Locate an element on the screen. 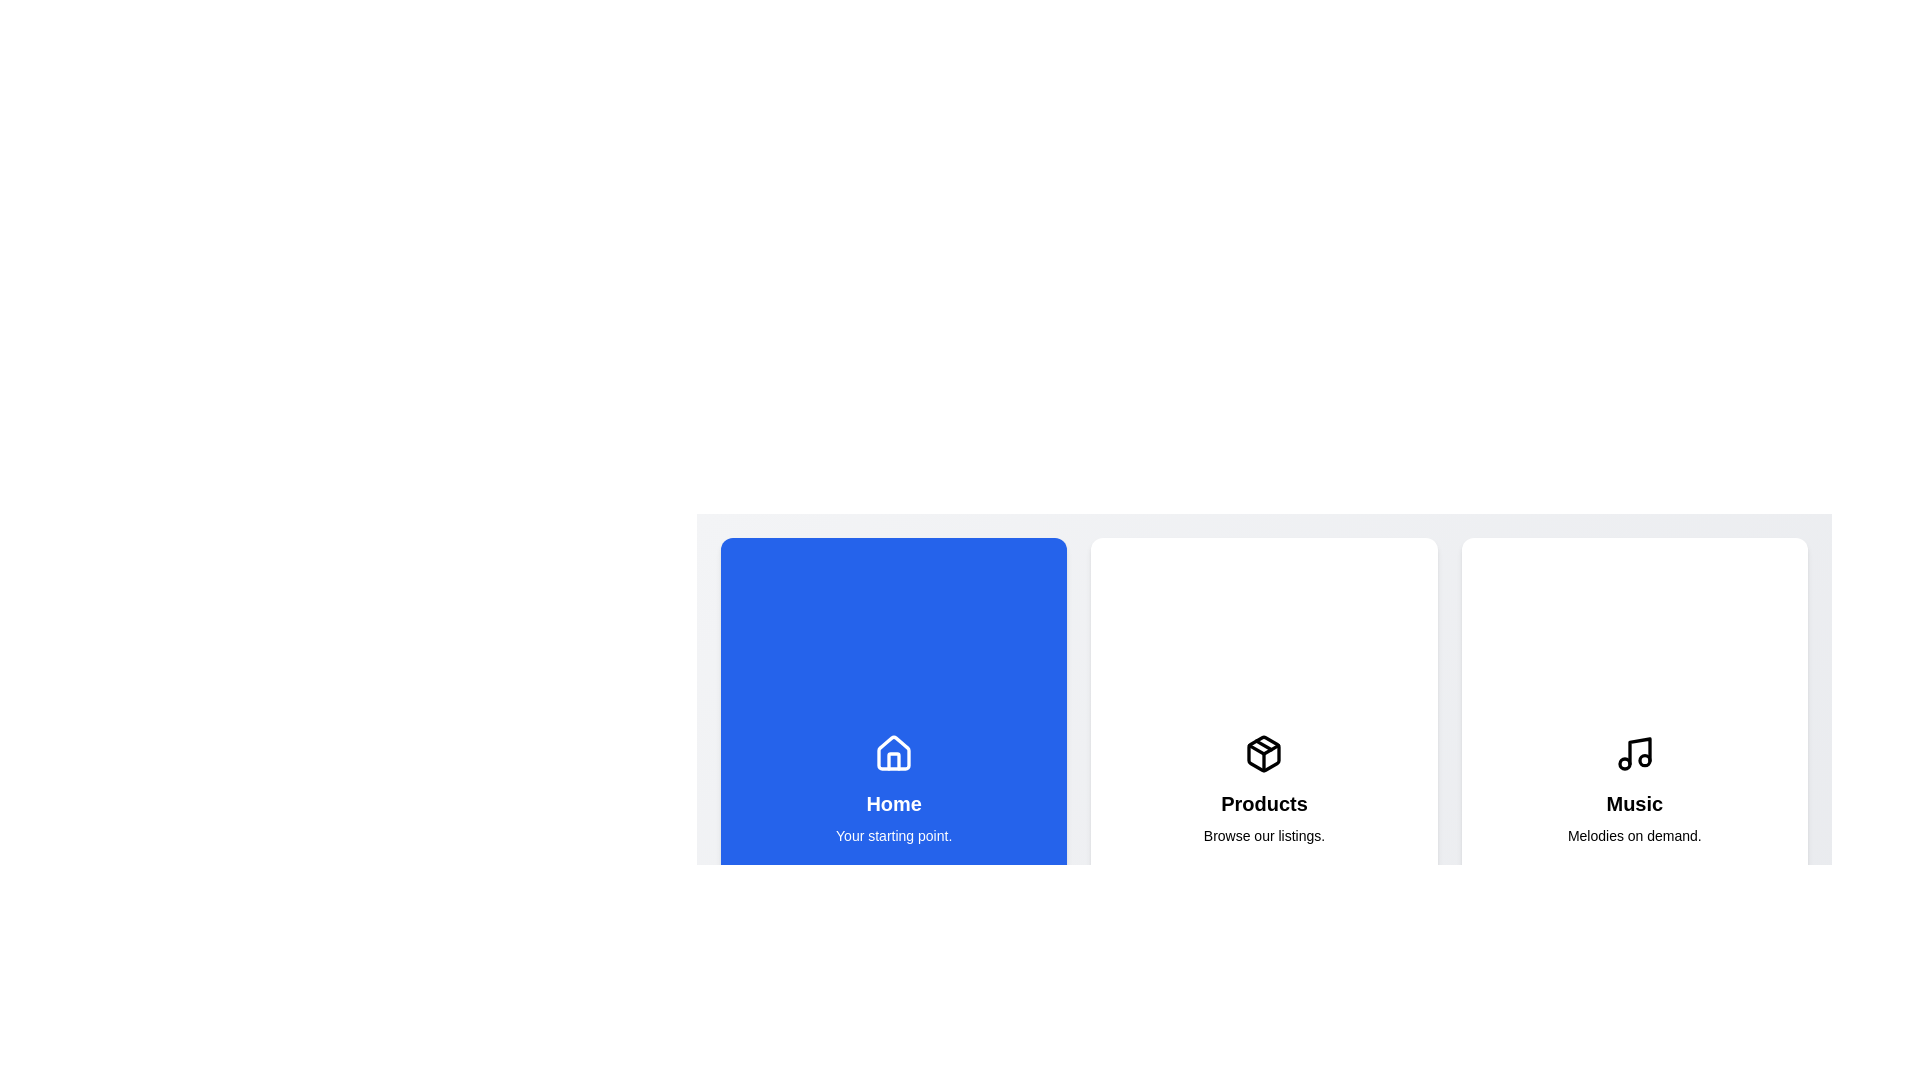 The width and height of the screenshot is (1920, 1080). the section labeled Home to observe its visual changes is located at coordinates (892, 789).